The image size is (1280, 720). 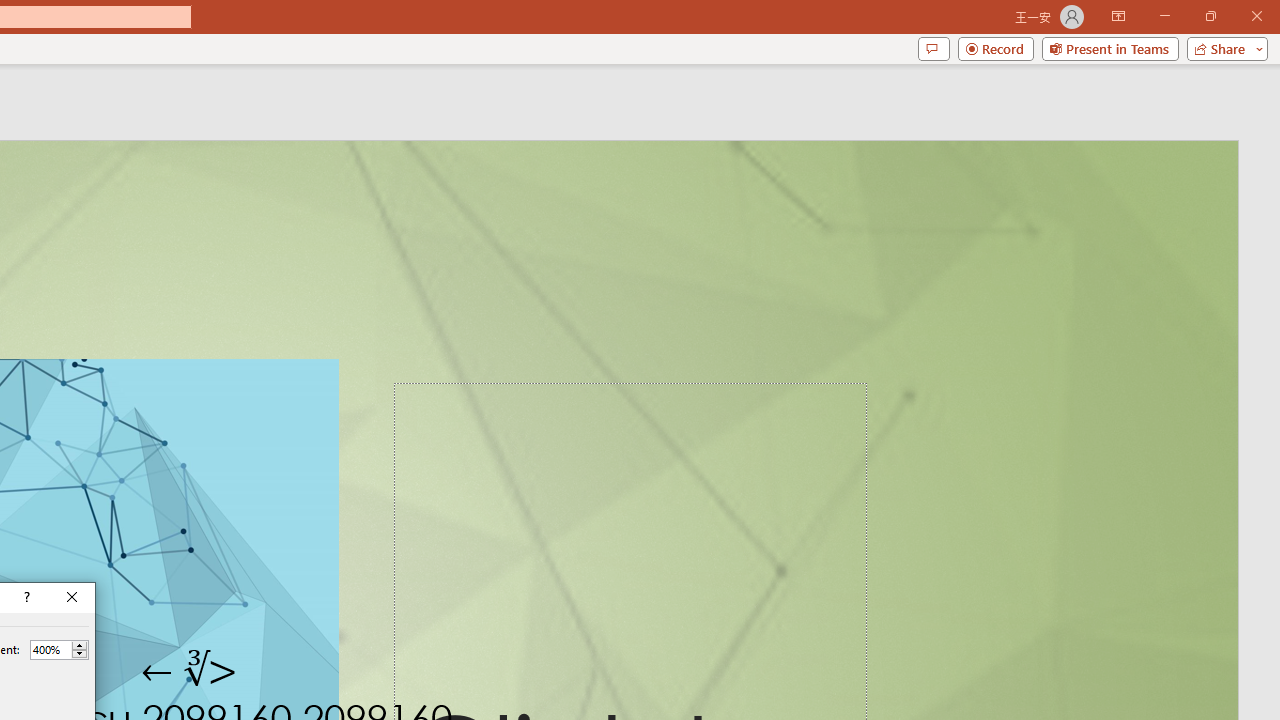 I want to click on 'Percent', so click(x=50, y=649).